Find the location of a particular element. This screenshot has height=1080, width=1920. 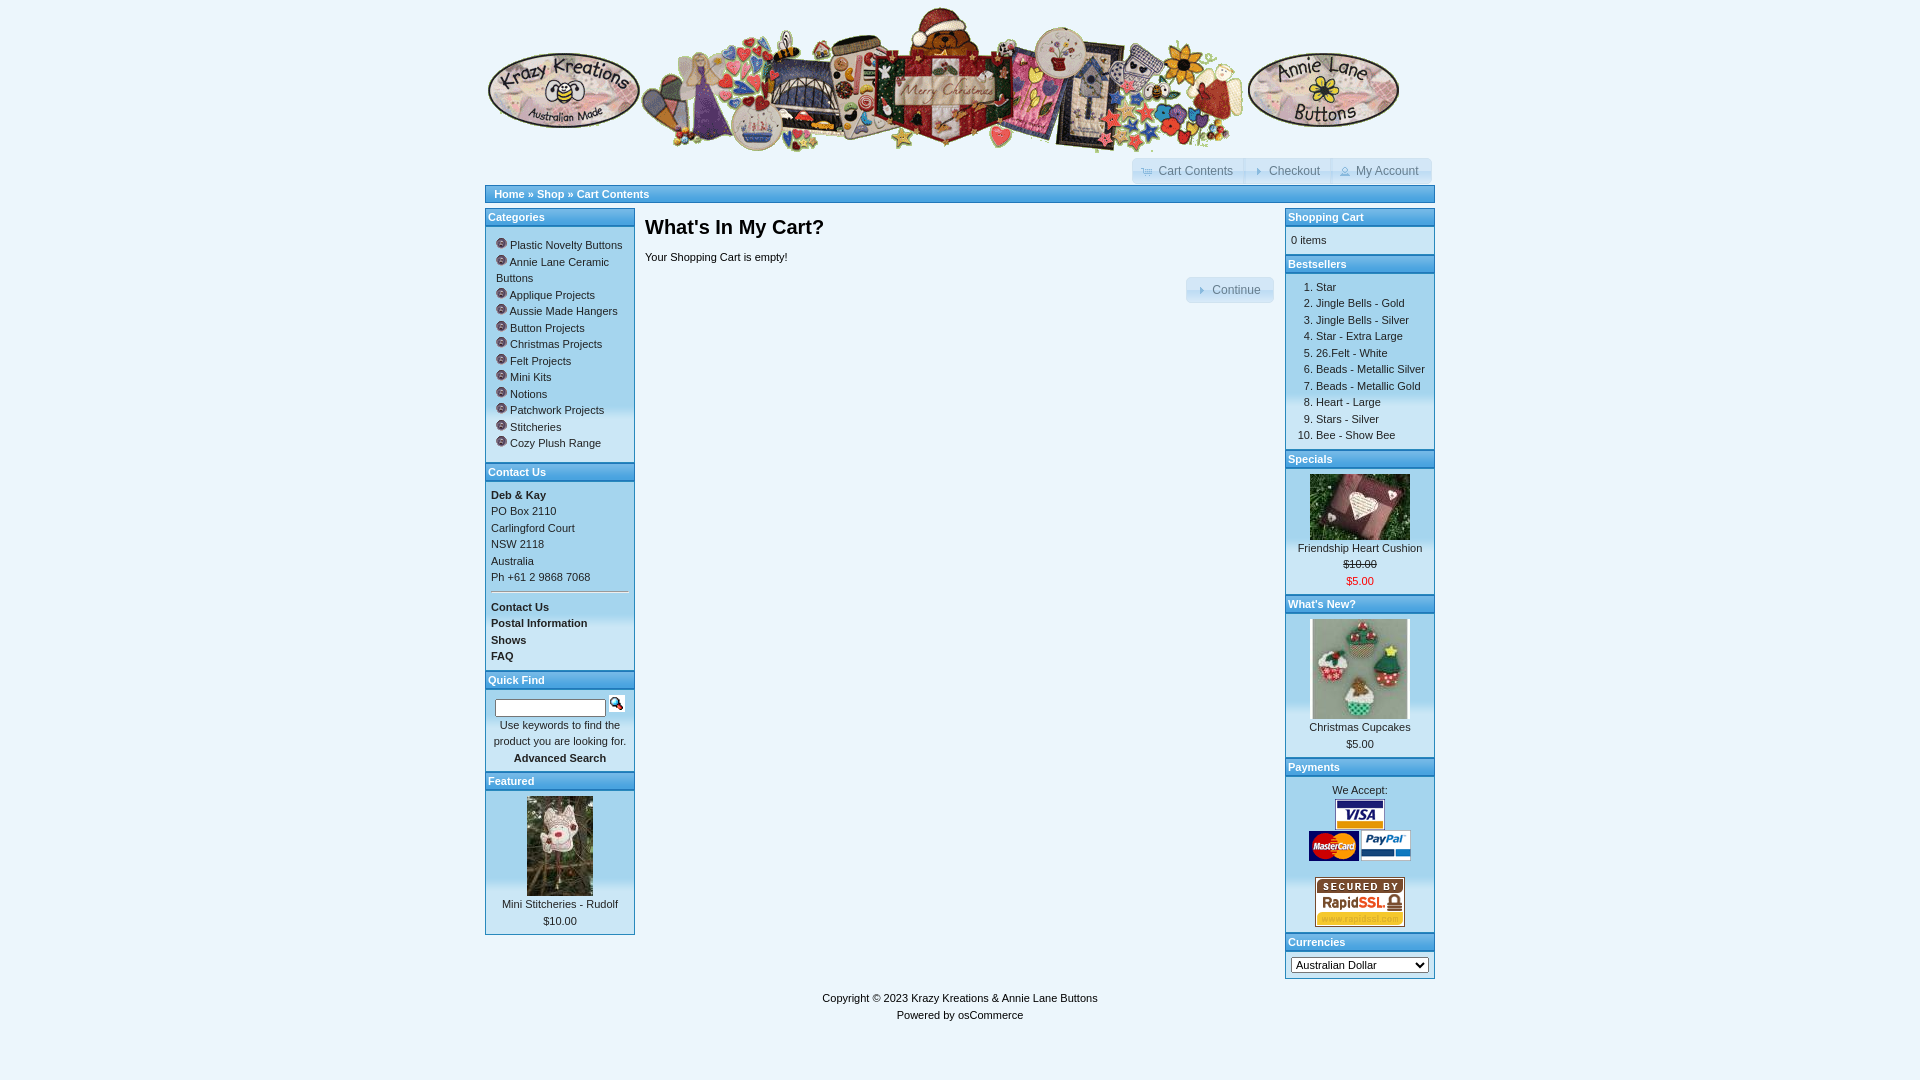

'Postal Information' is located at coordinates (539, 622).